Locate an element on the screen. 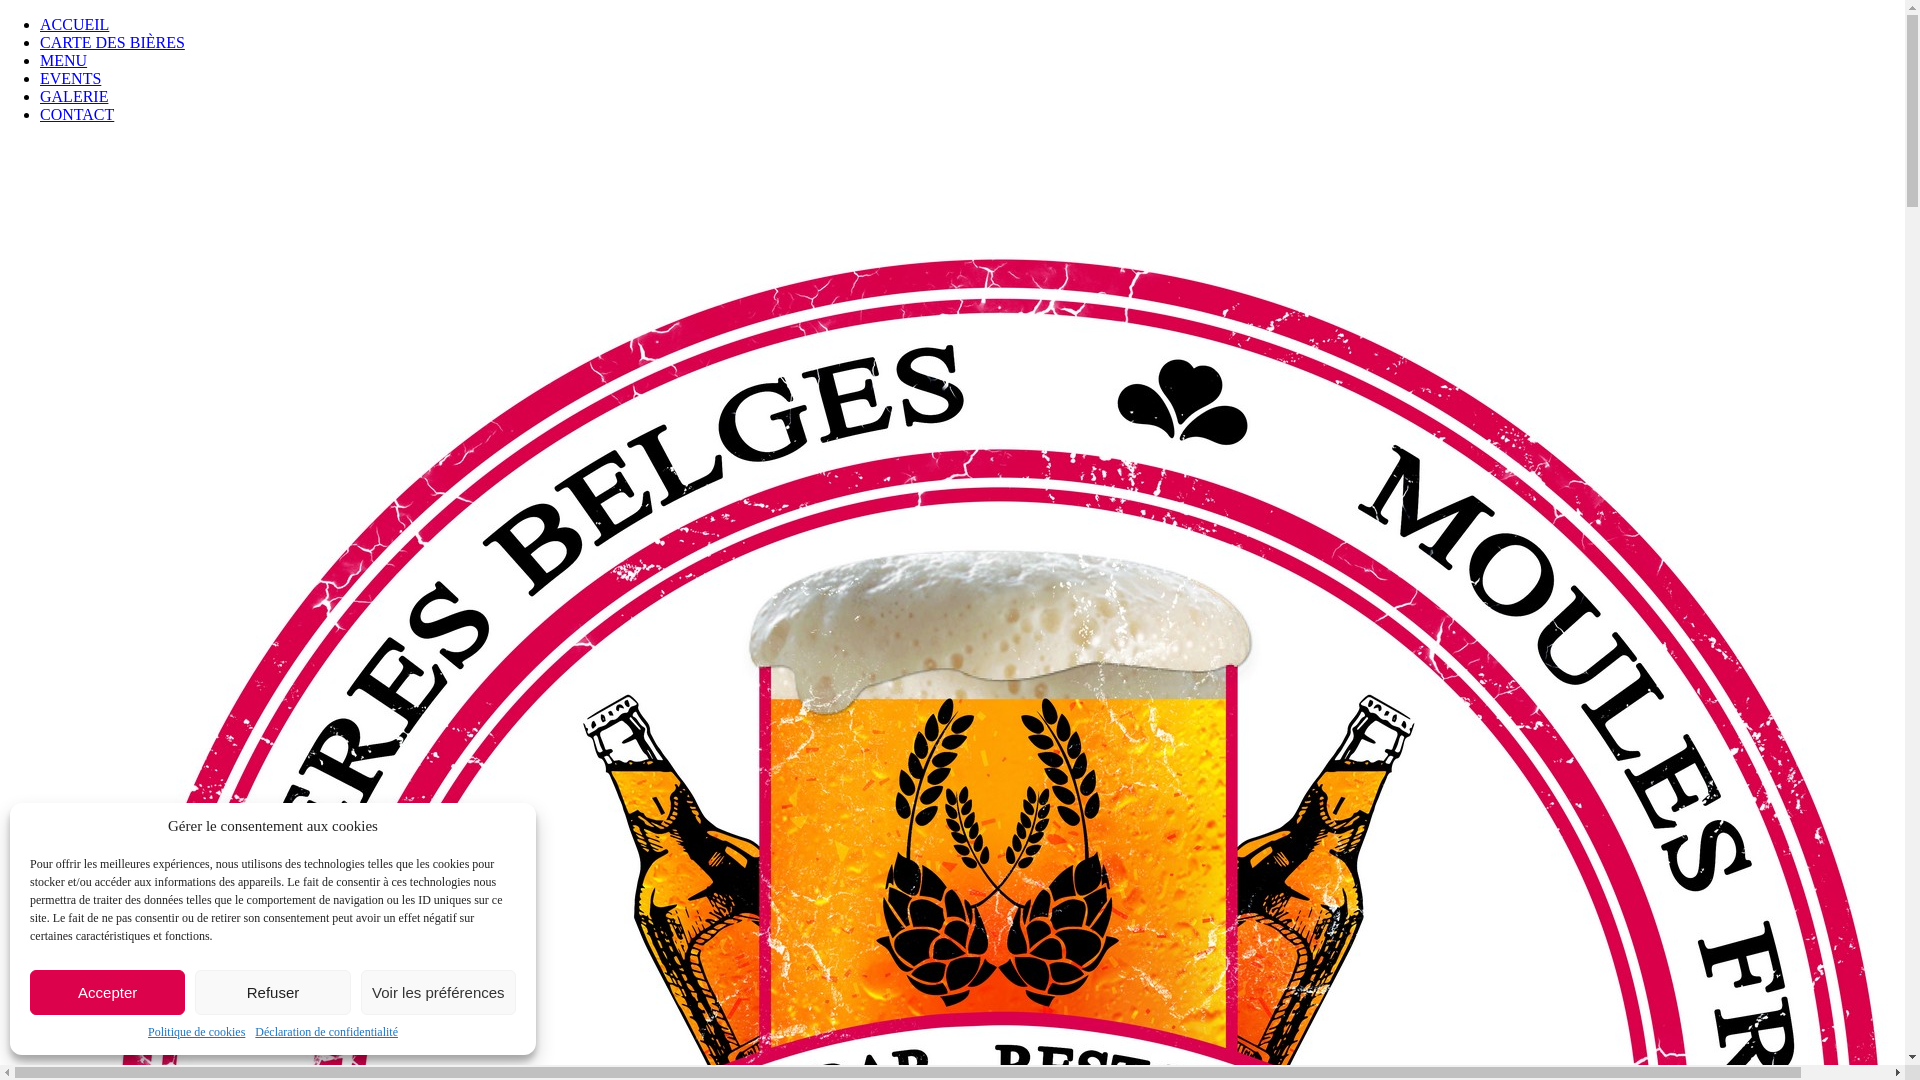 Image resolution: width=1920 pixels, height=1080 pixels. 'GALERIE' is located at coordinates (73, 96).